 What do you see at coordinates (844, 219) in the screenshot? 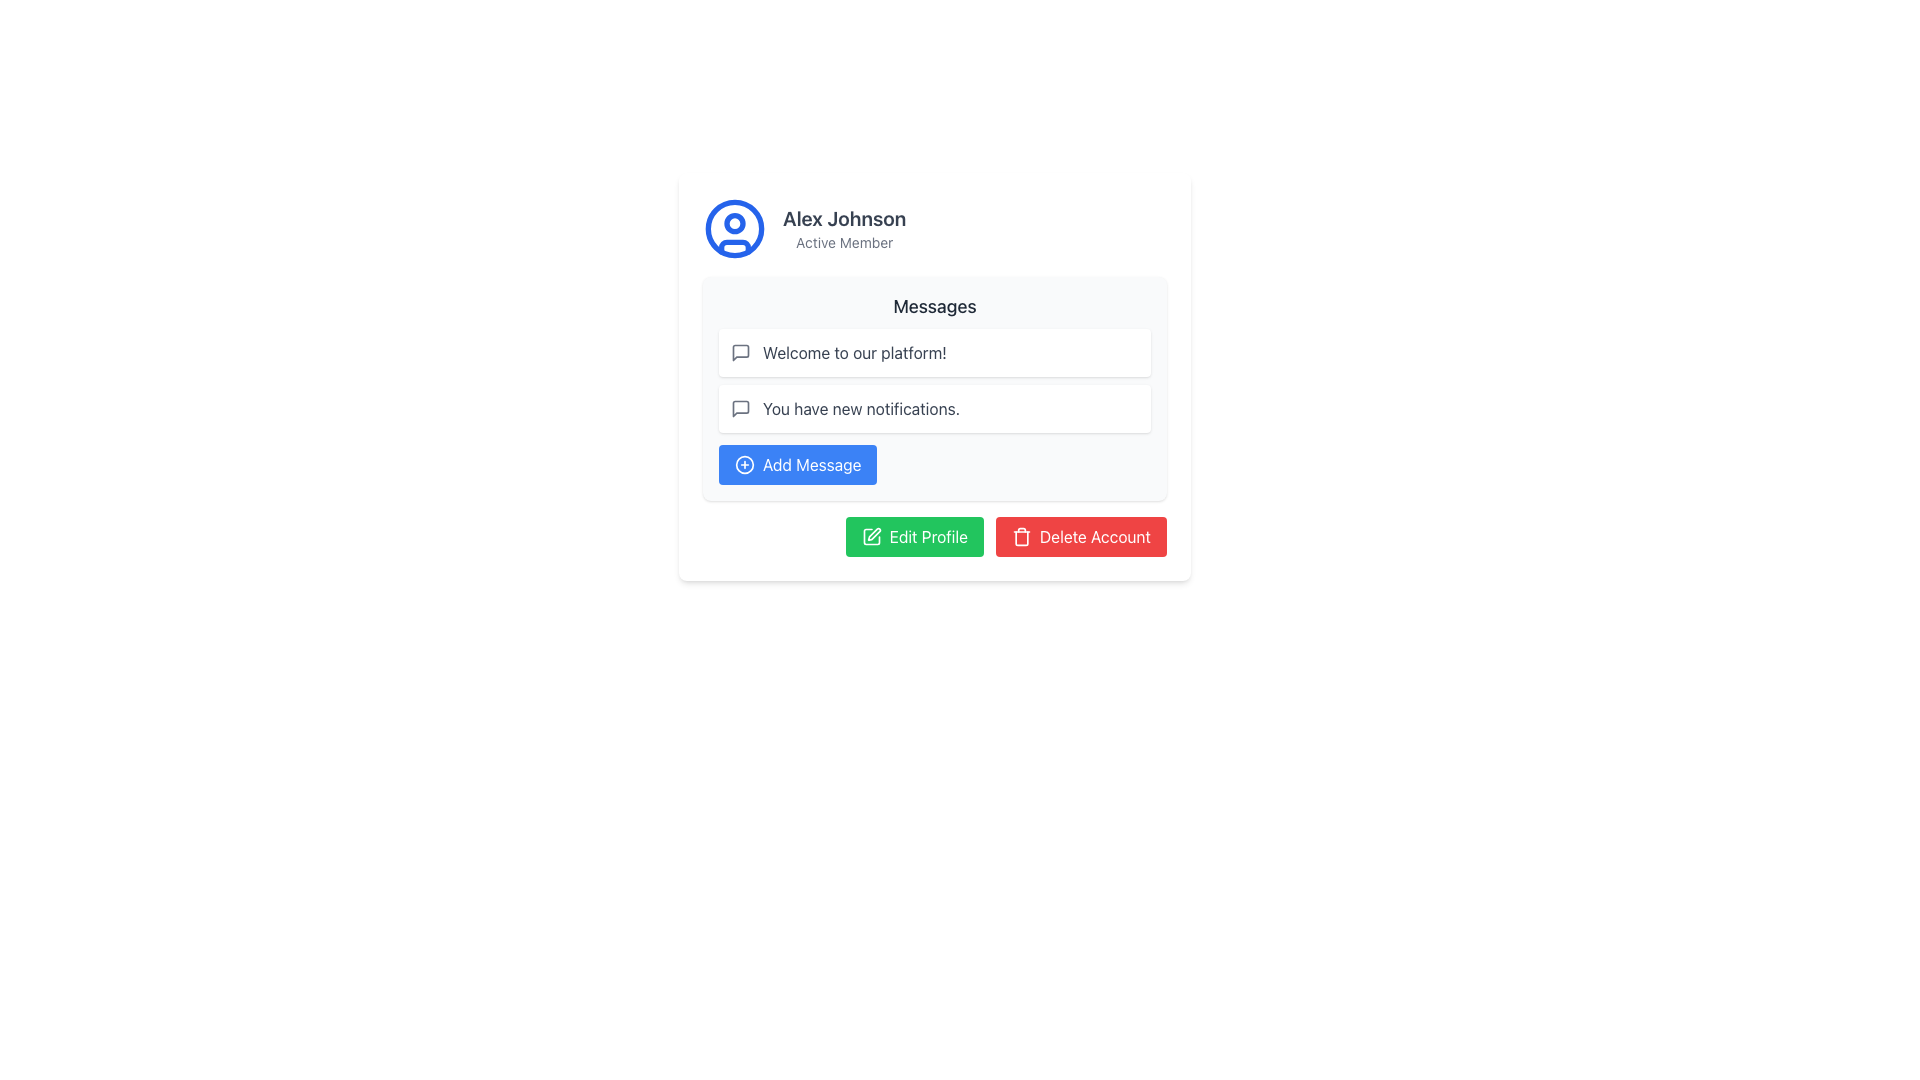
I see `the text label displaying 'Alex Johnson' which is bold and larger, located in the top-left section of a card layout` at bounding box center [844, 219].